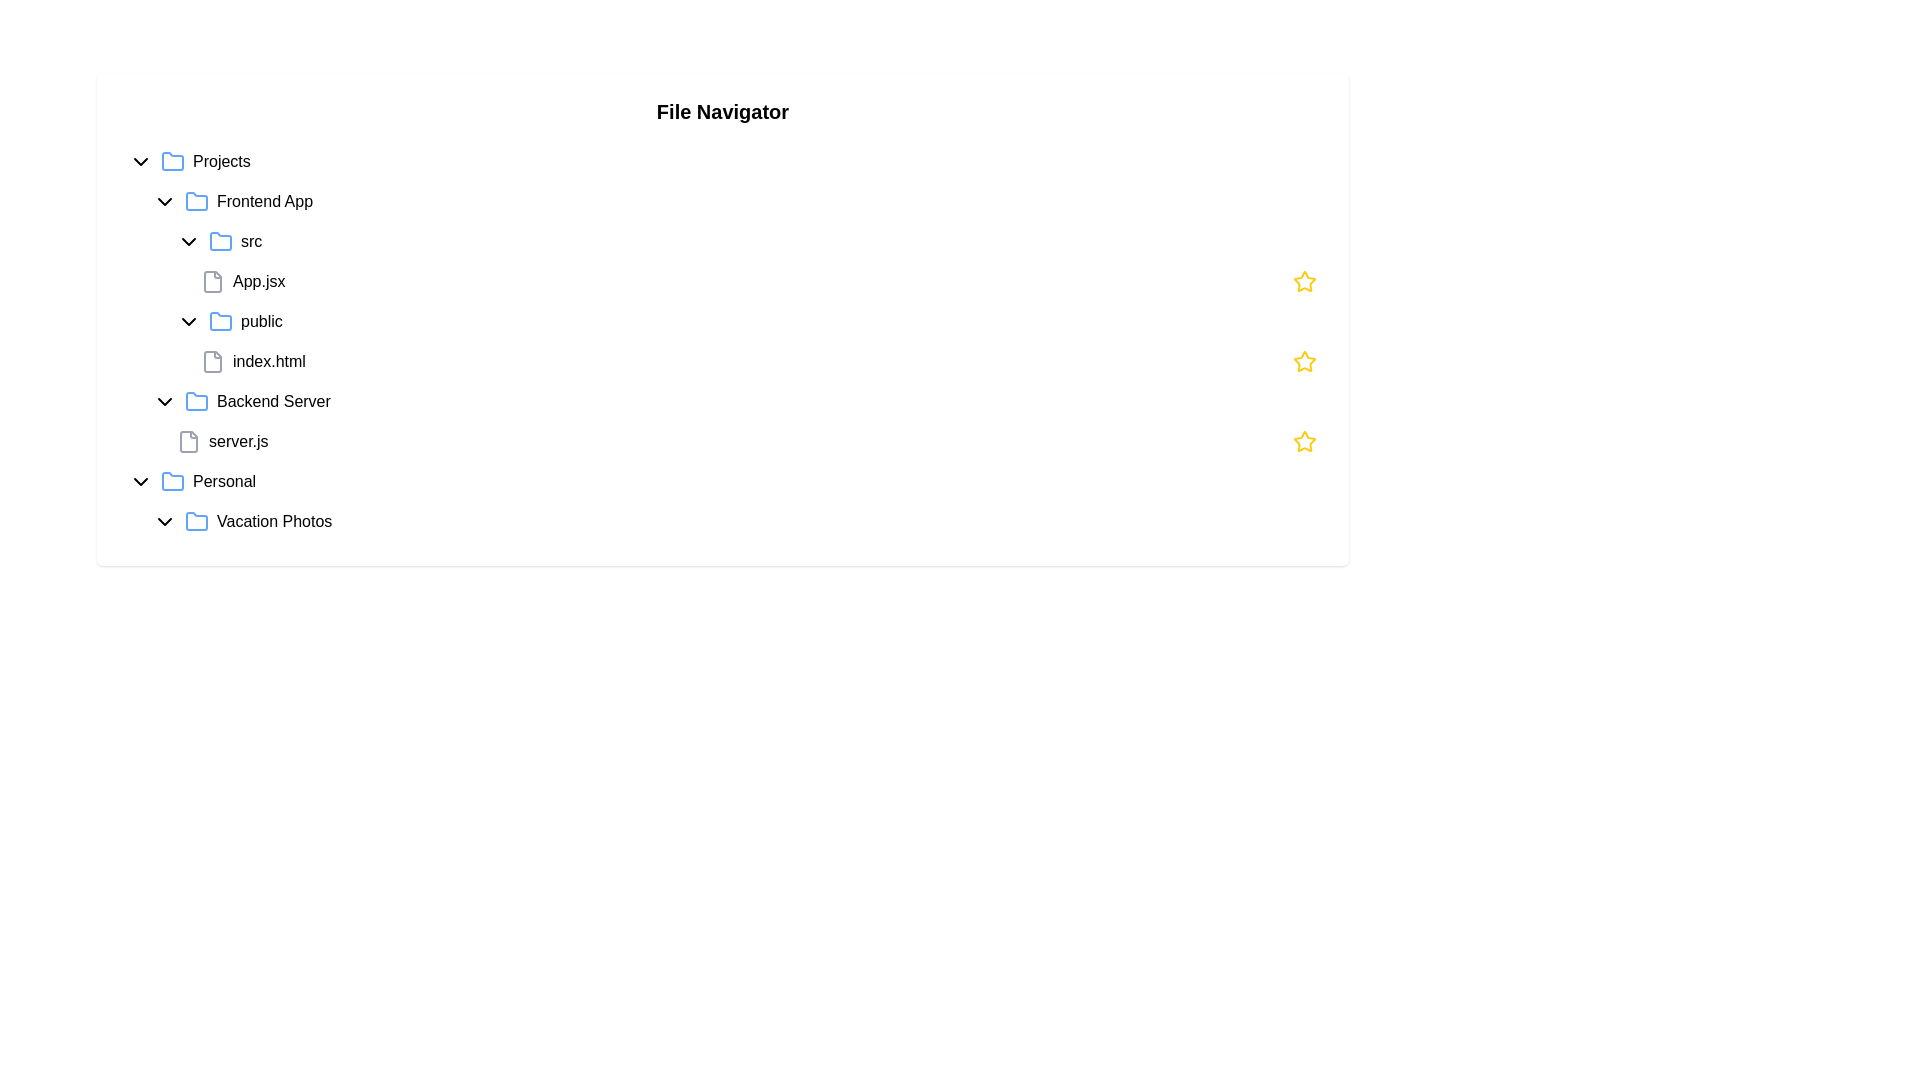 The height and width of the screenshot is (1080, 1920). I want to click on the file icon representing 'App.jsx' located under the 'src' folder, so click(212, 281).